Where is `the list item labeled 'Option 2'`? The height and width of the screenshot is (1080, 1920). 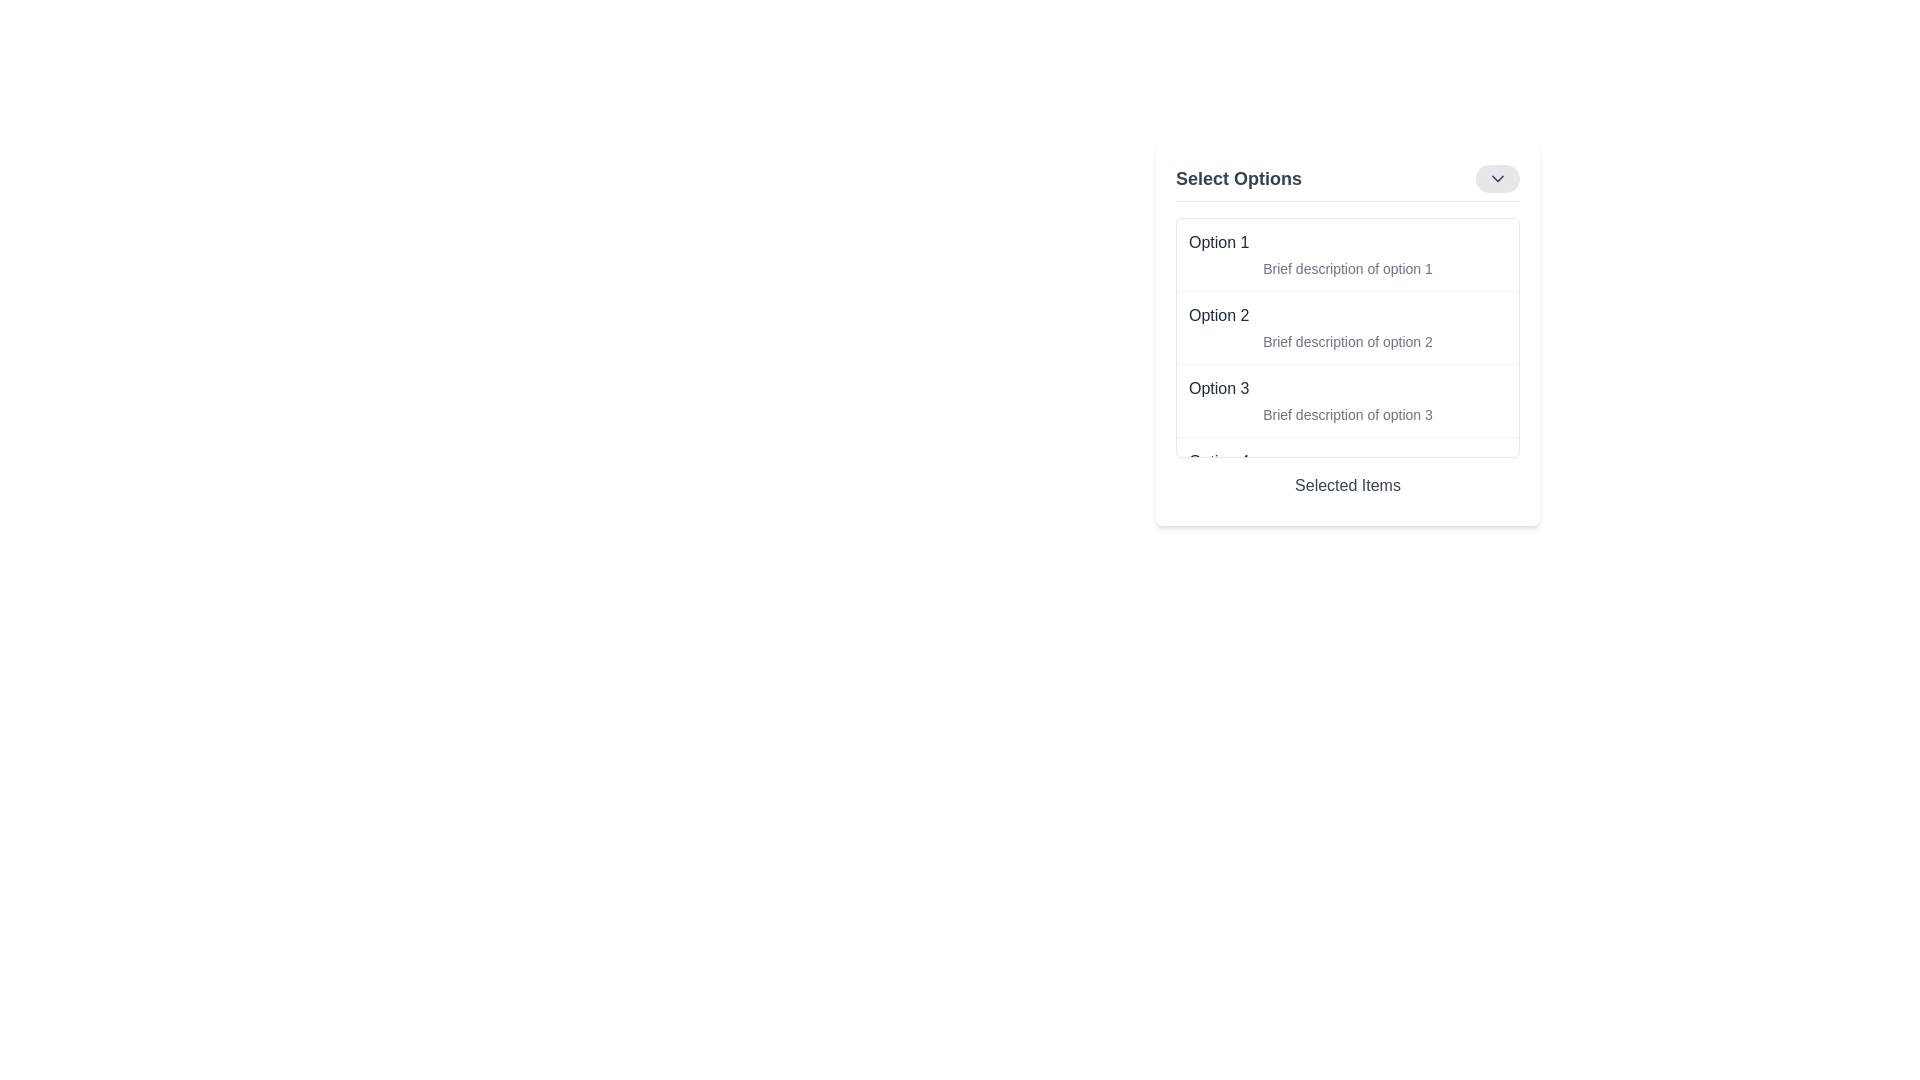 the list item labeled 'Option 2' is located at coordinates (1348, 326).